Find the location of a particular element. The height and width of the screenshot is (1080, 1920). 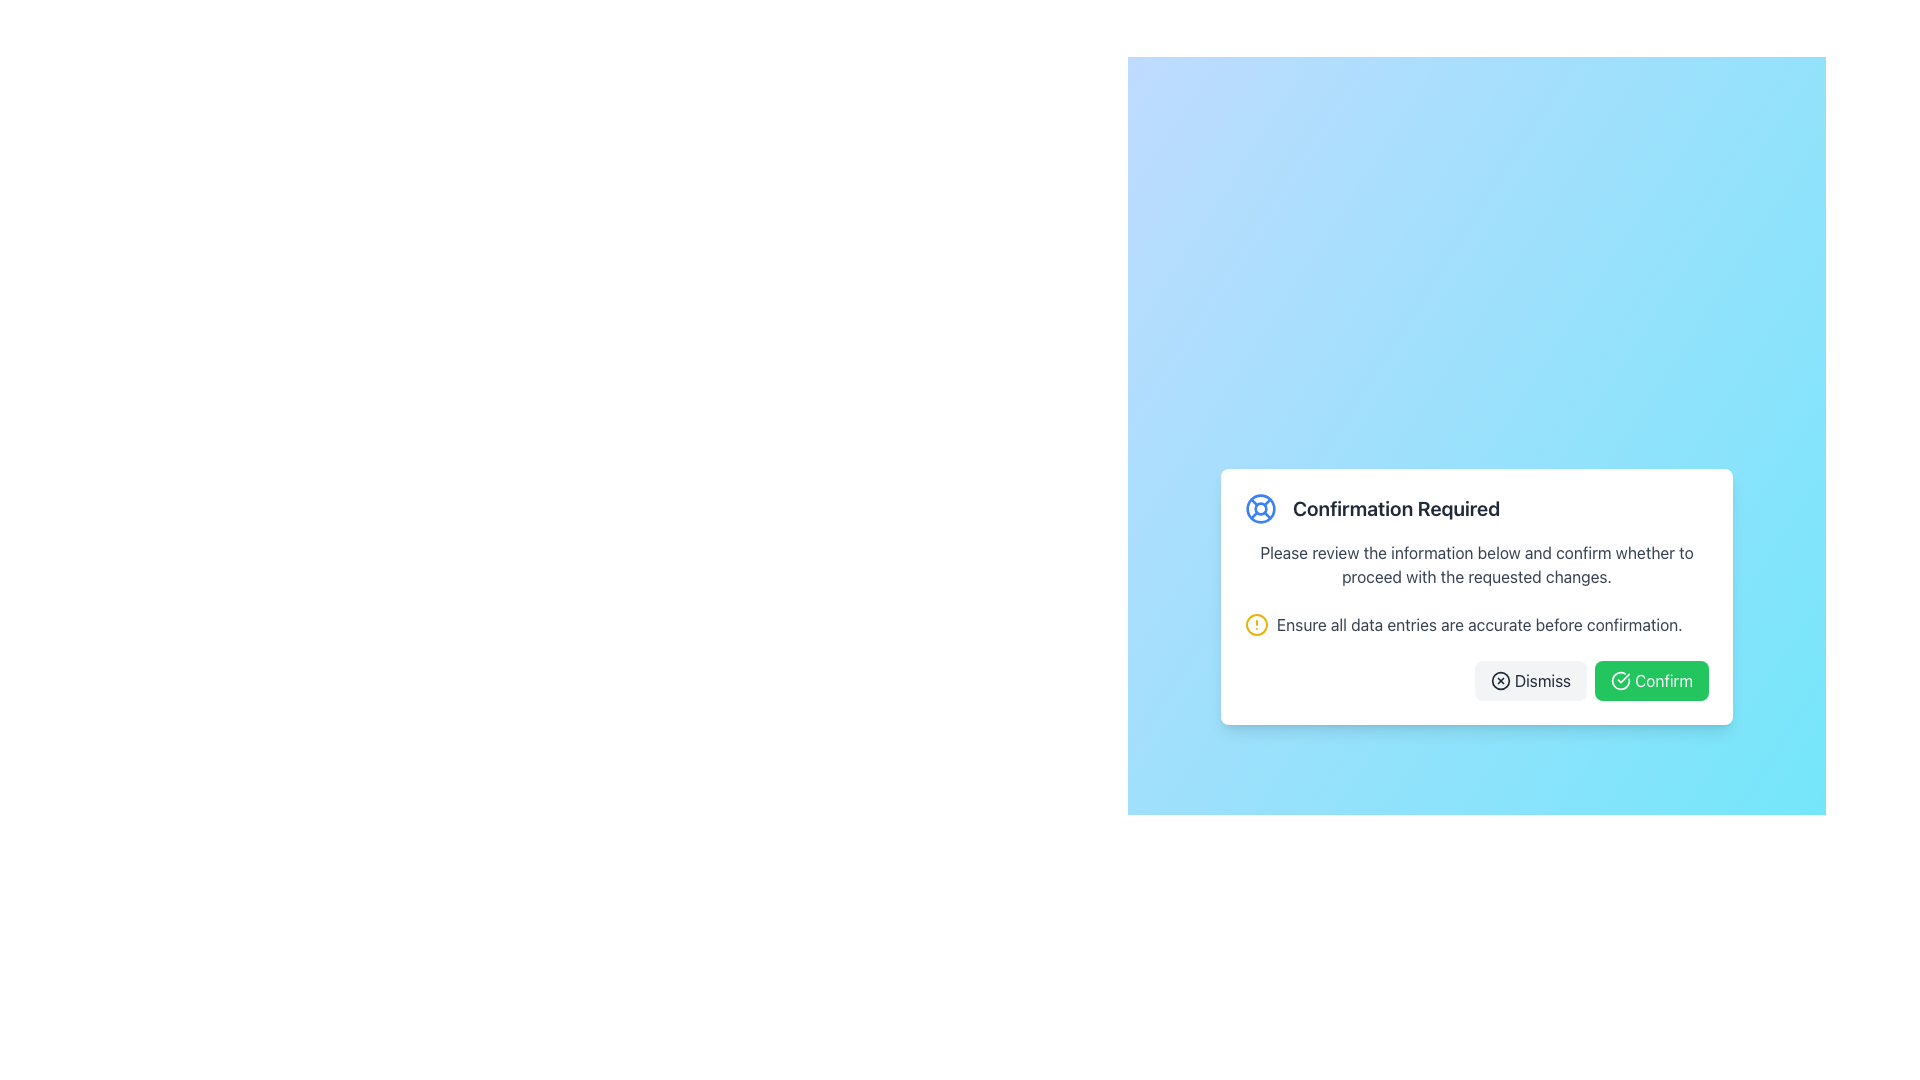

the circular life buoy icon with blue outlines and white areas, located to the left of the 'Confirmation Required' text in the confirmation dialog box is located at coordinates (1260, 508).